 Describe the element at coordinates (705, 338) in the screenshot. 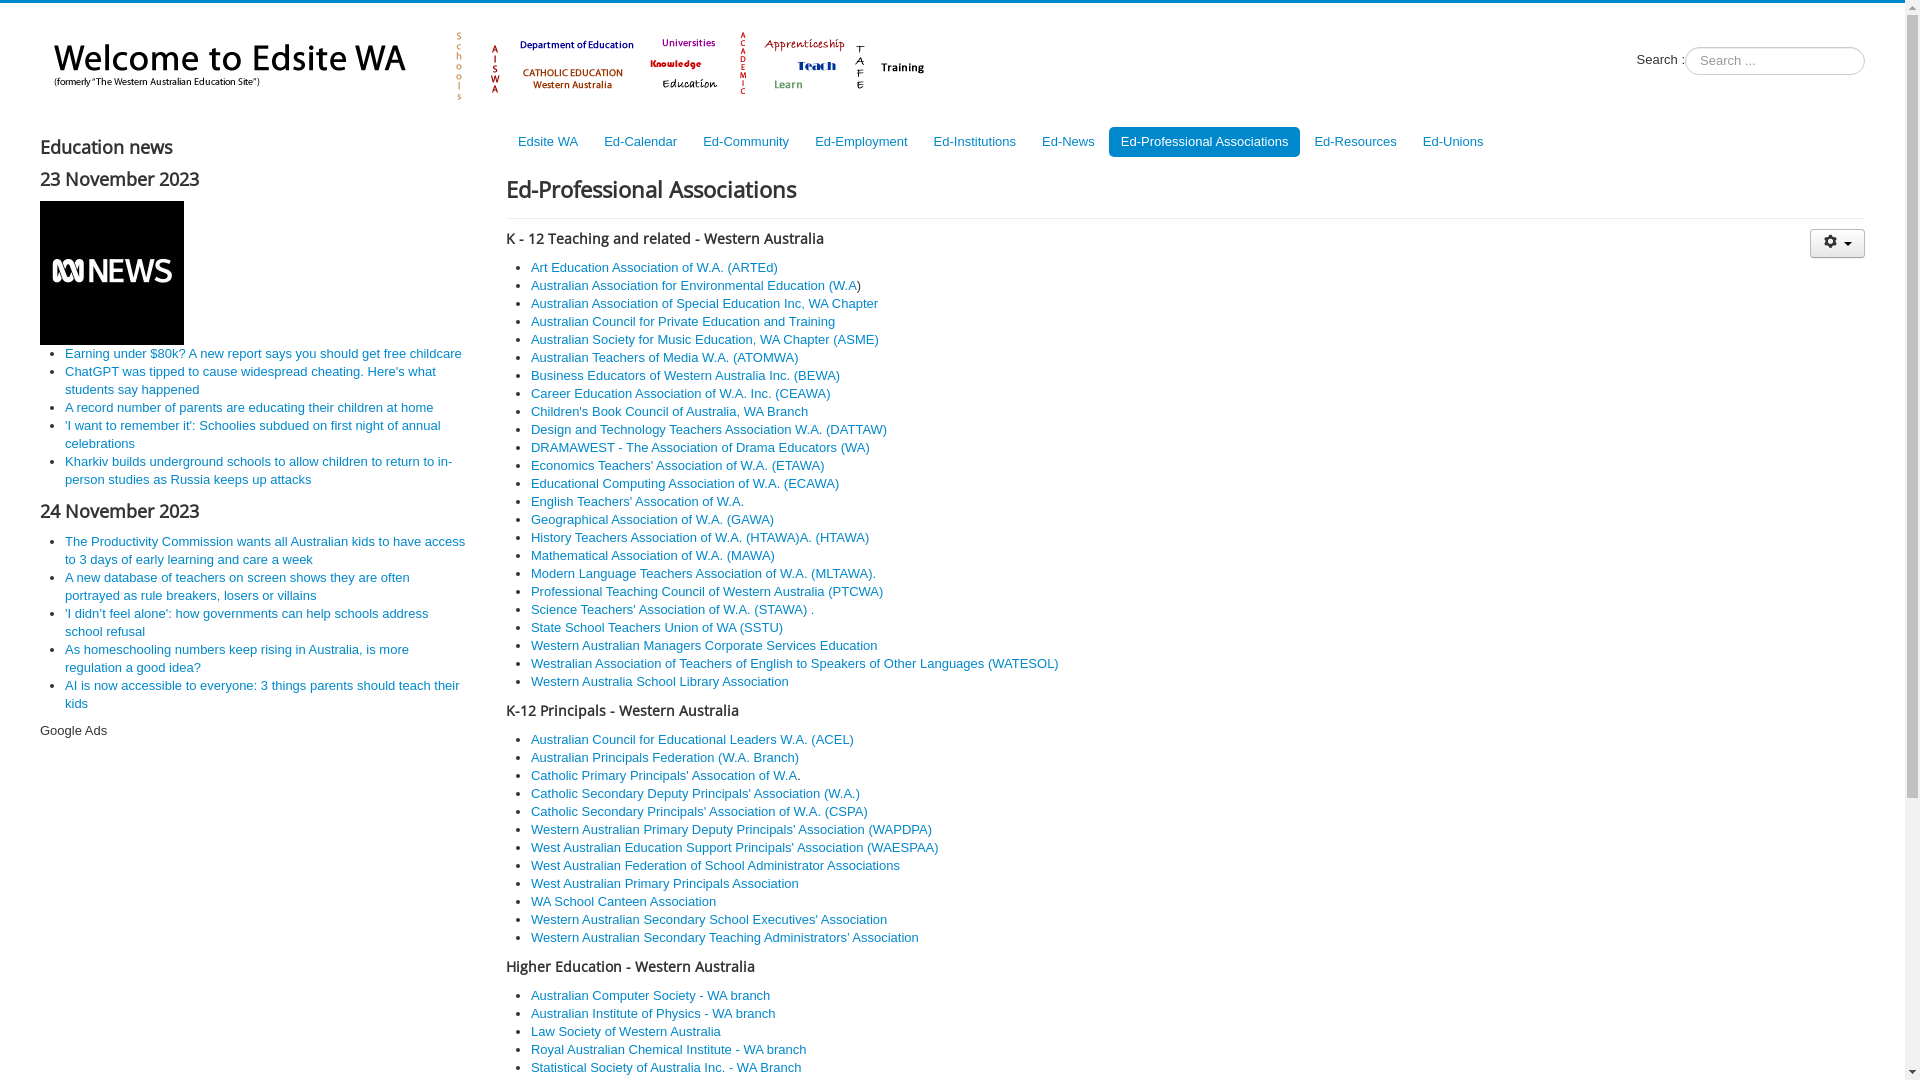

I see `'Australian Society for Music Education, WA Chapter (ASME)'` at that location.